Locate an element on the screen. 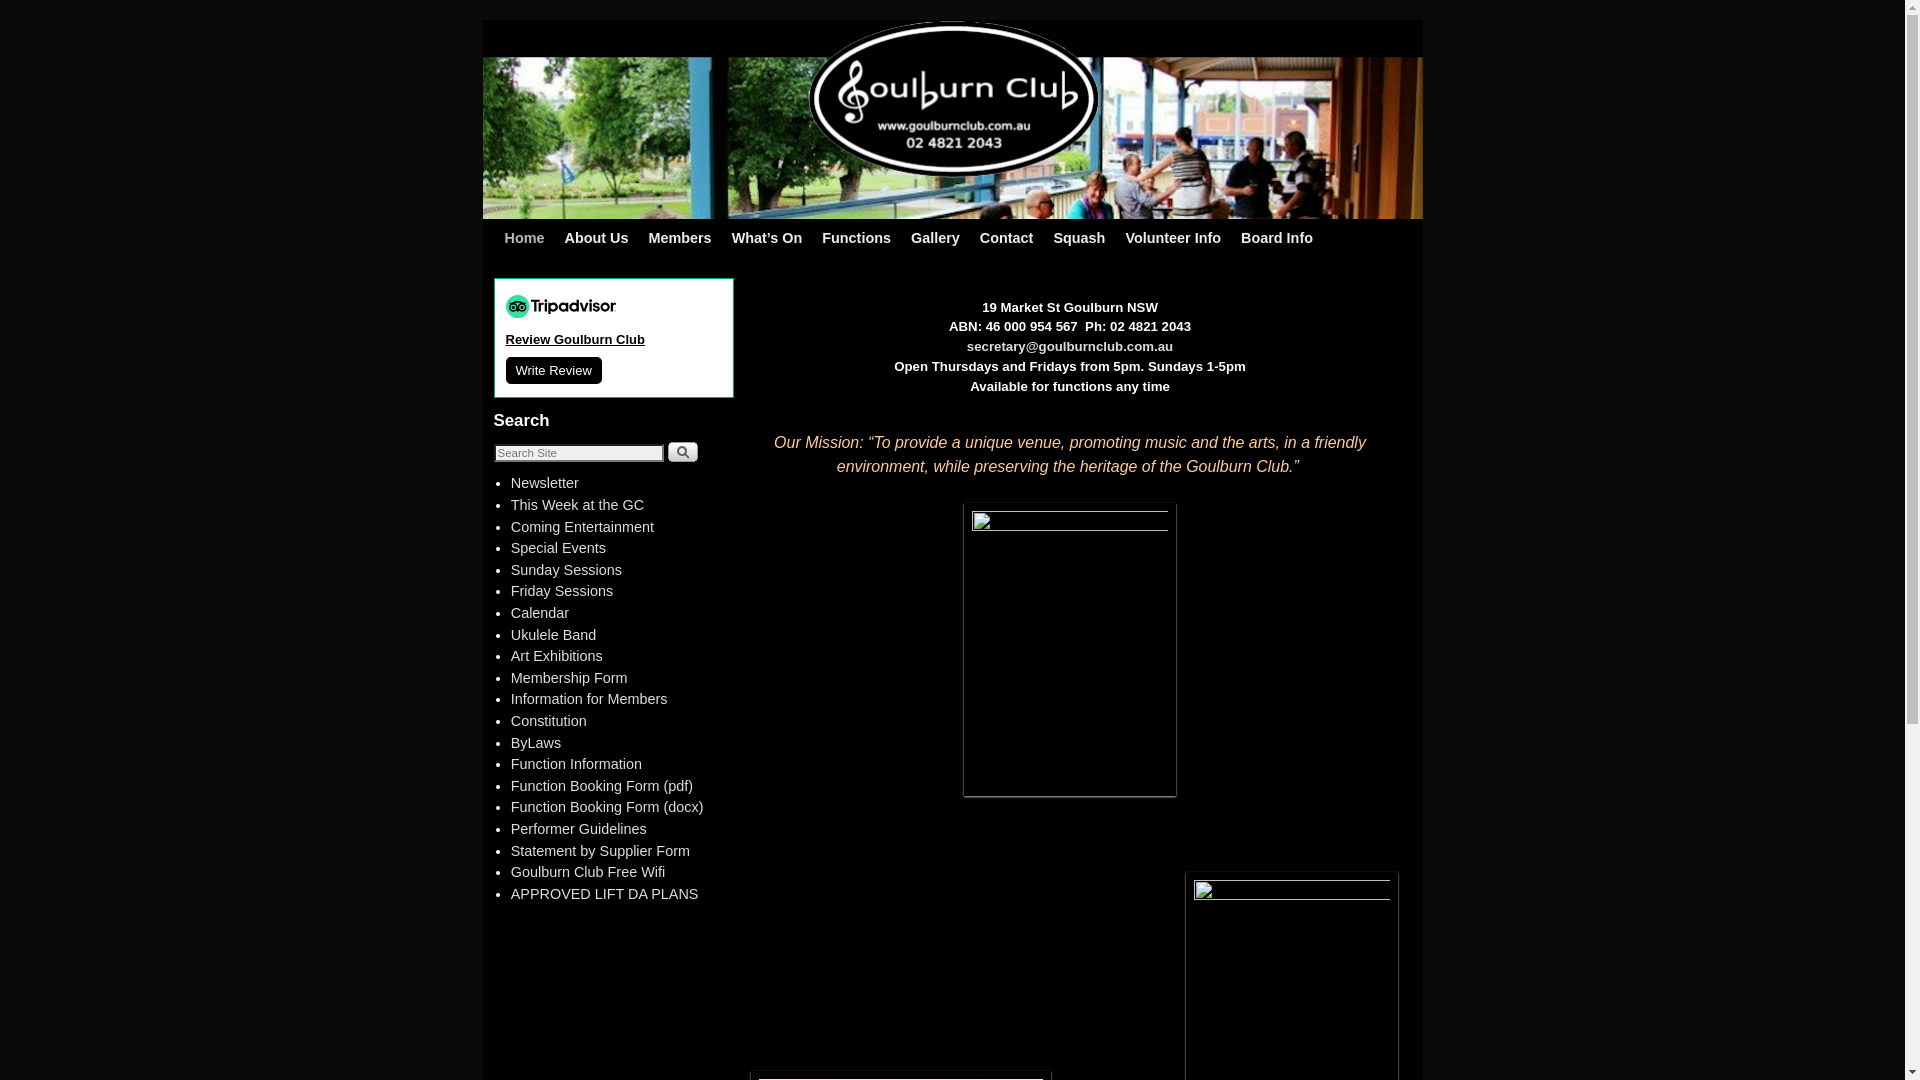 The image size is (1920, 1080). 'Squash' is located at coordinates (1041, 237).